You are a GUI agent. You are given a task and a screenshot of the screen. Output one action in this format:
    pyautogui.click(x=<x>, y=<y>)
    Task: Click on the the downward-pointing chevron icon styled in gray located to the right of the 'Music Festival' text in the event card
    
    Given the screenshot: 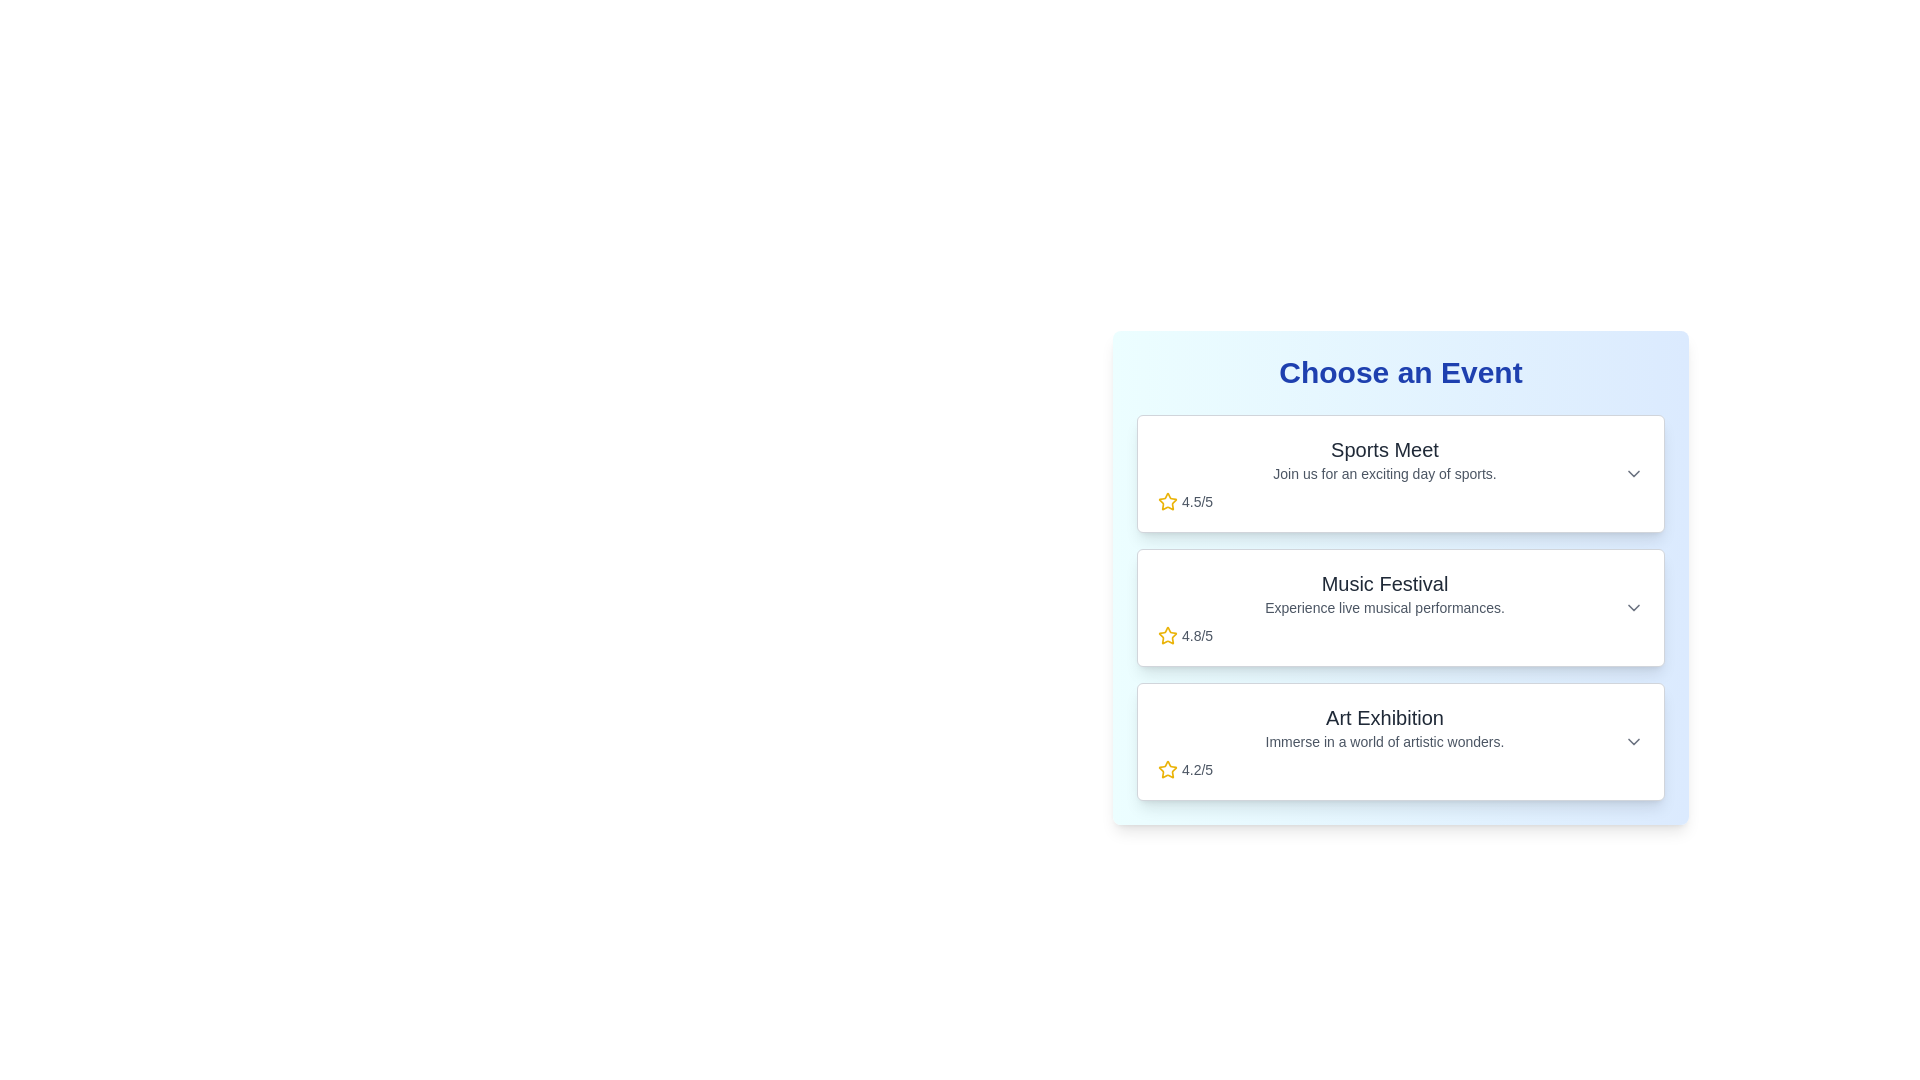 What is the action you would take?
    pyautogui.click(x=1633, y=607)
    